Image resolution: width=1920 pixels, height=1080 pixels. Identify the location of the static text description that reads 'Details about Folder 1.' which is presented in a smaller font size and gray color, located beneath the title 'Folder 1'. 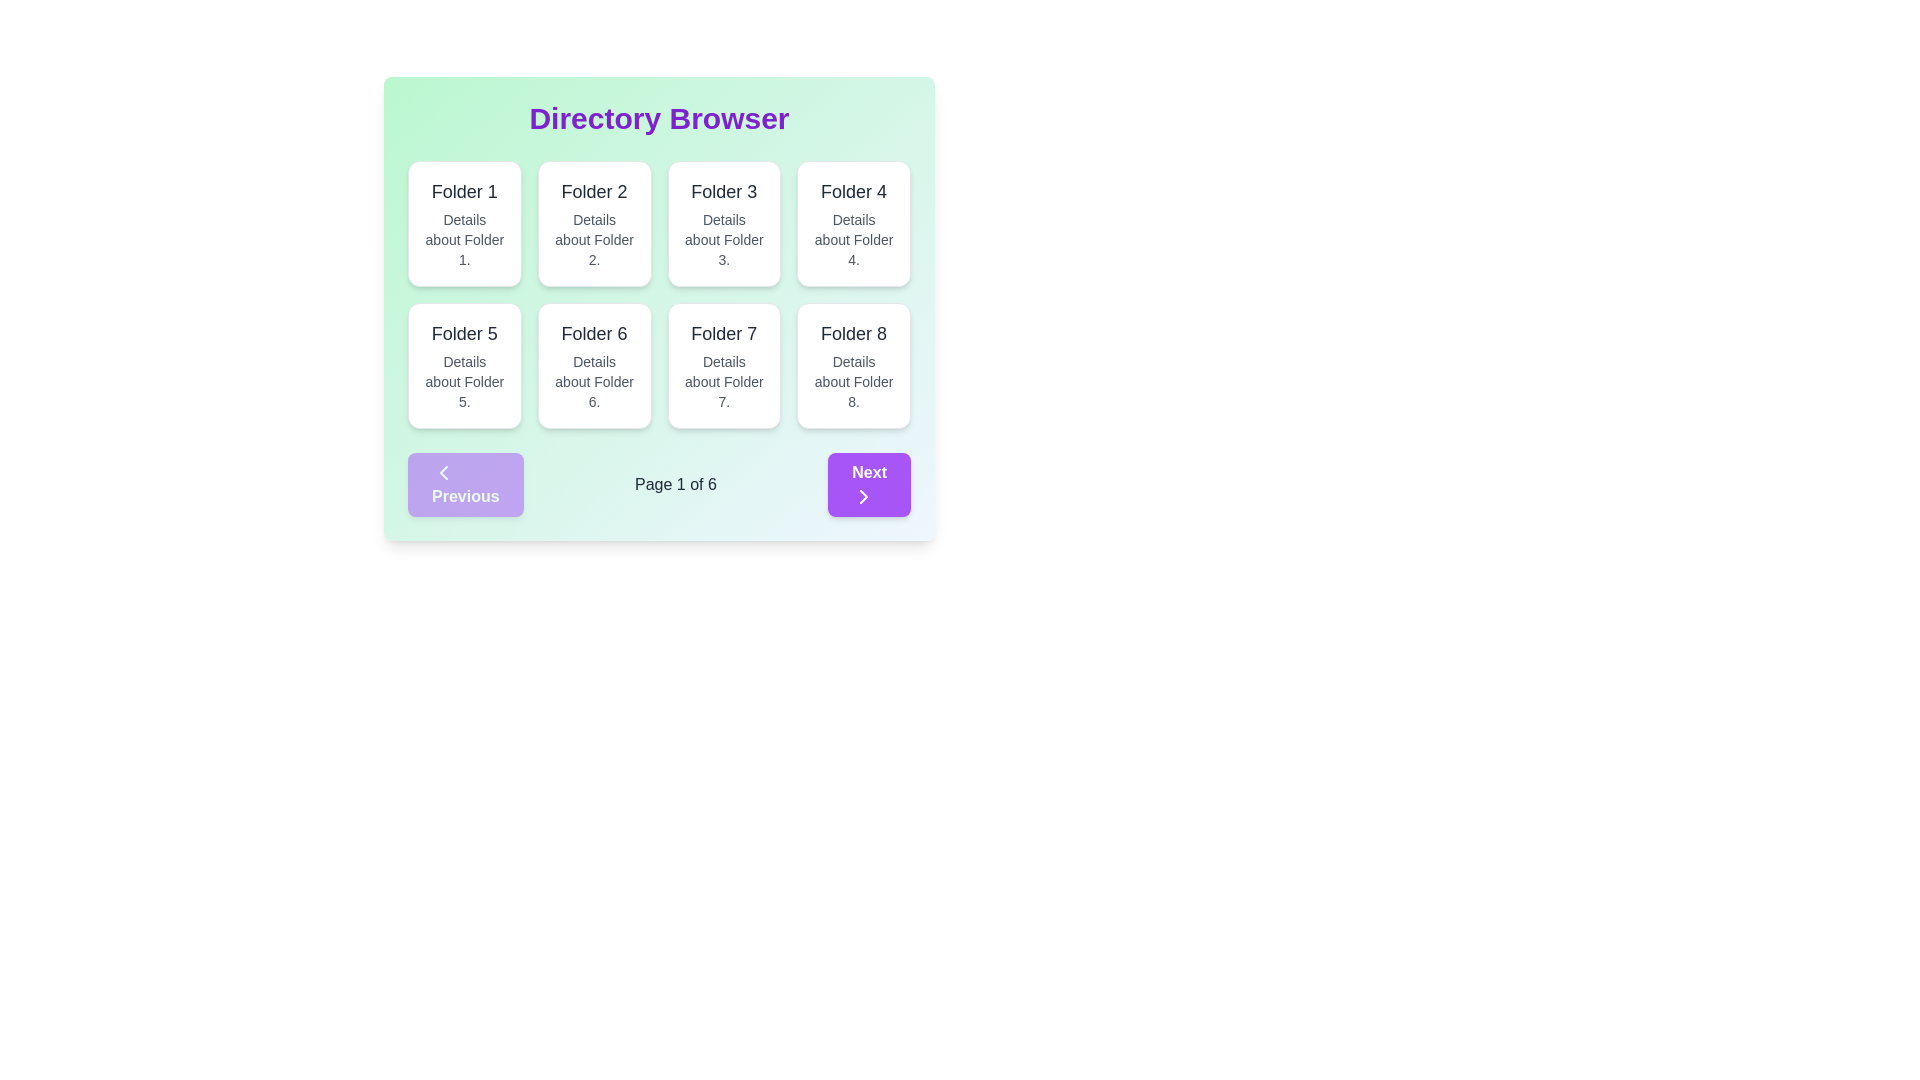
(463, 238).